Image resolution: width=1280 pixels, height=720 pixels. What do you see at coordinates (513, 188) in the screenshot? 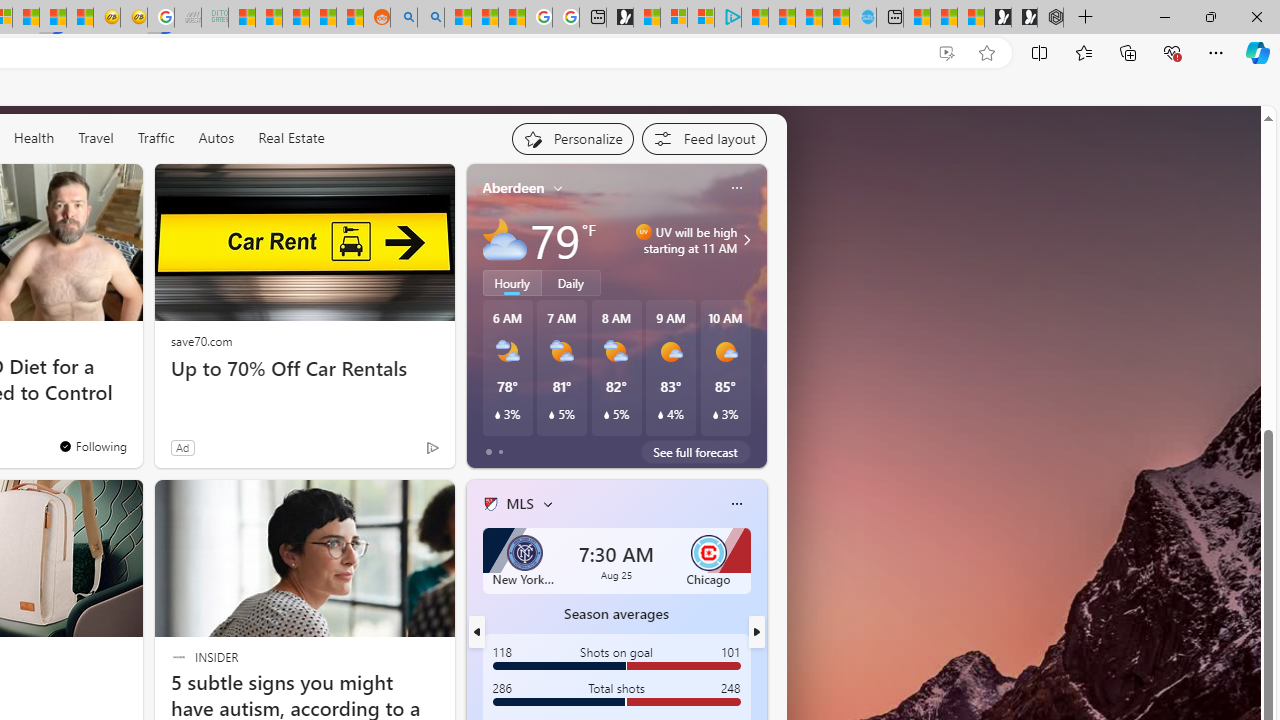
I see `'Aberdeen'` at bounding box center [513, 188].